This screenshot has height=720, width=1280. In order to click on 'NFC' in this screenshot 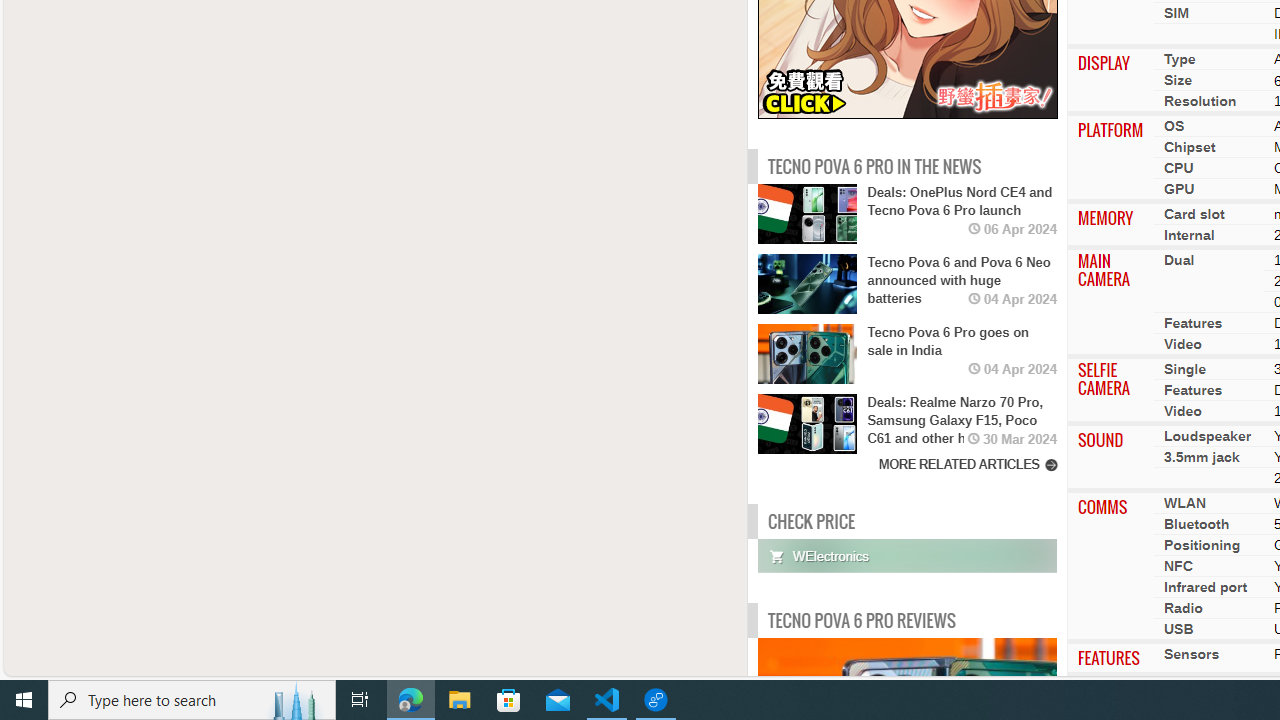, I will do `click(1178, 566)`.